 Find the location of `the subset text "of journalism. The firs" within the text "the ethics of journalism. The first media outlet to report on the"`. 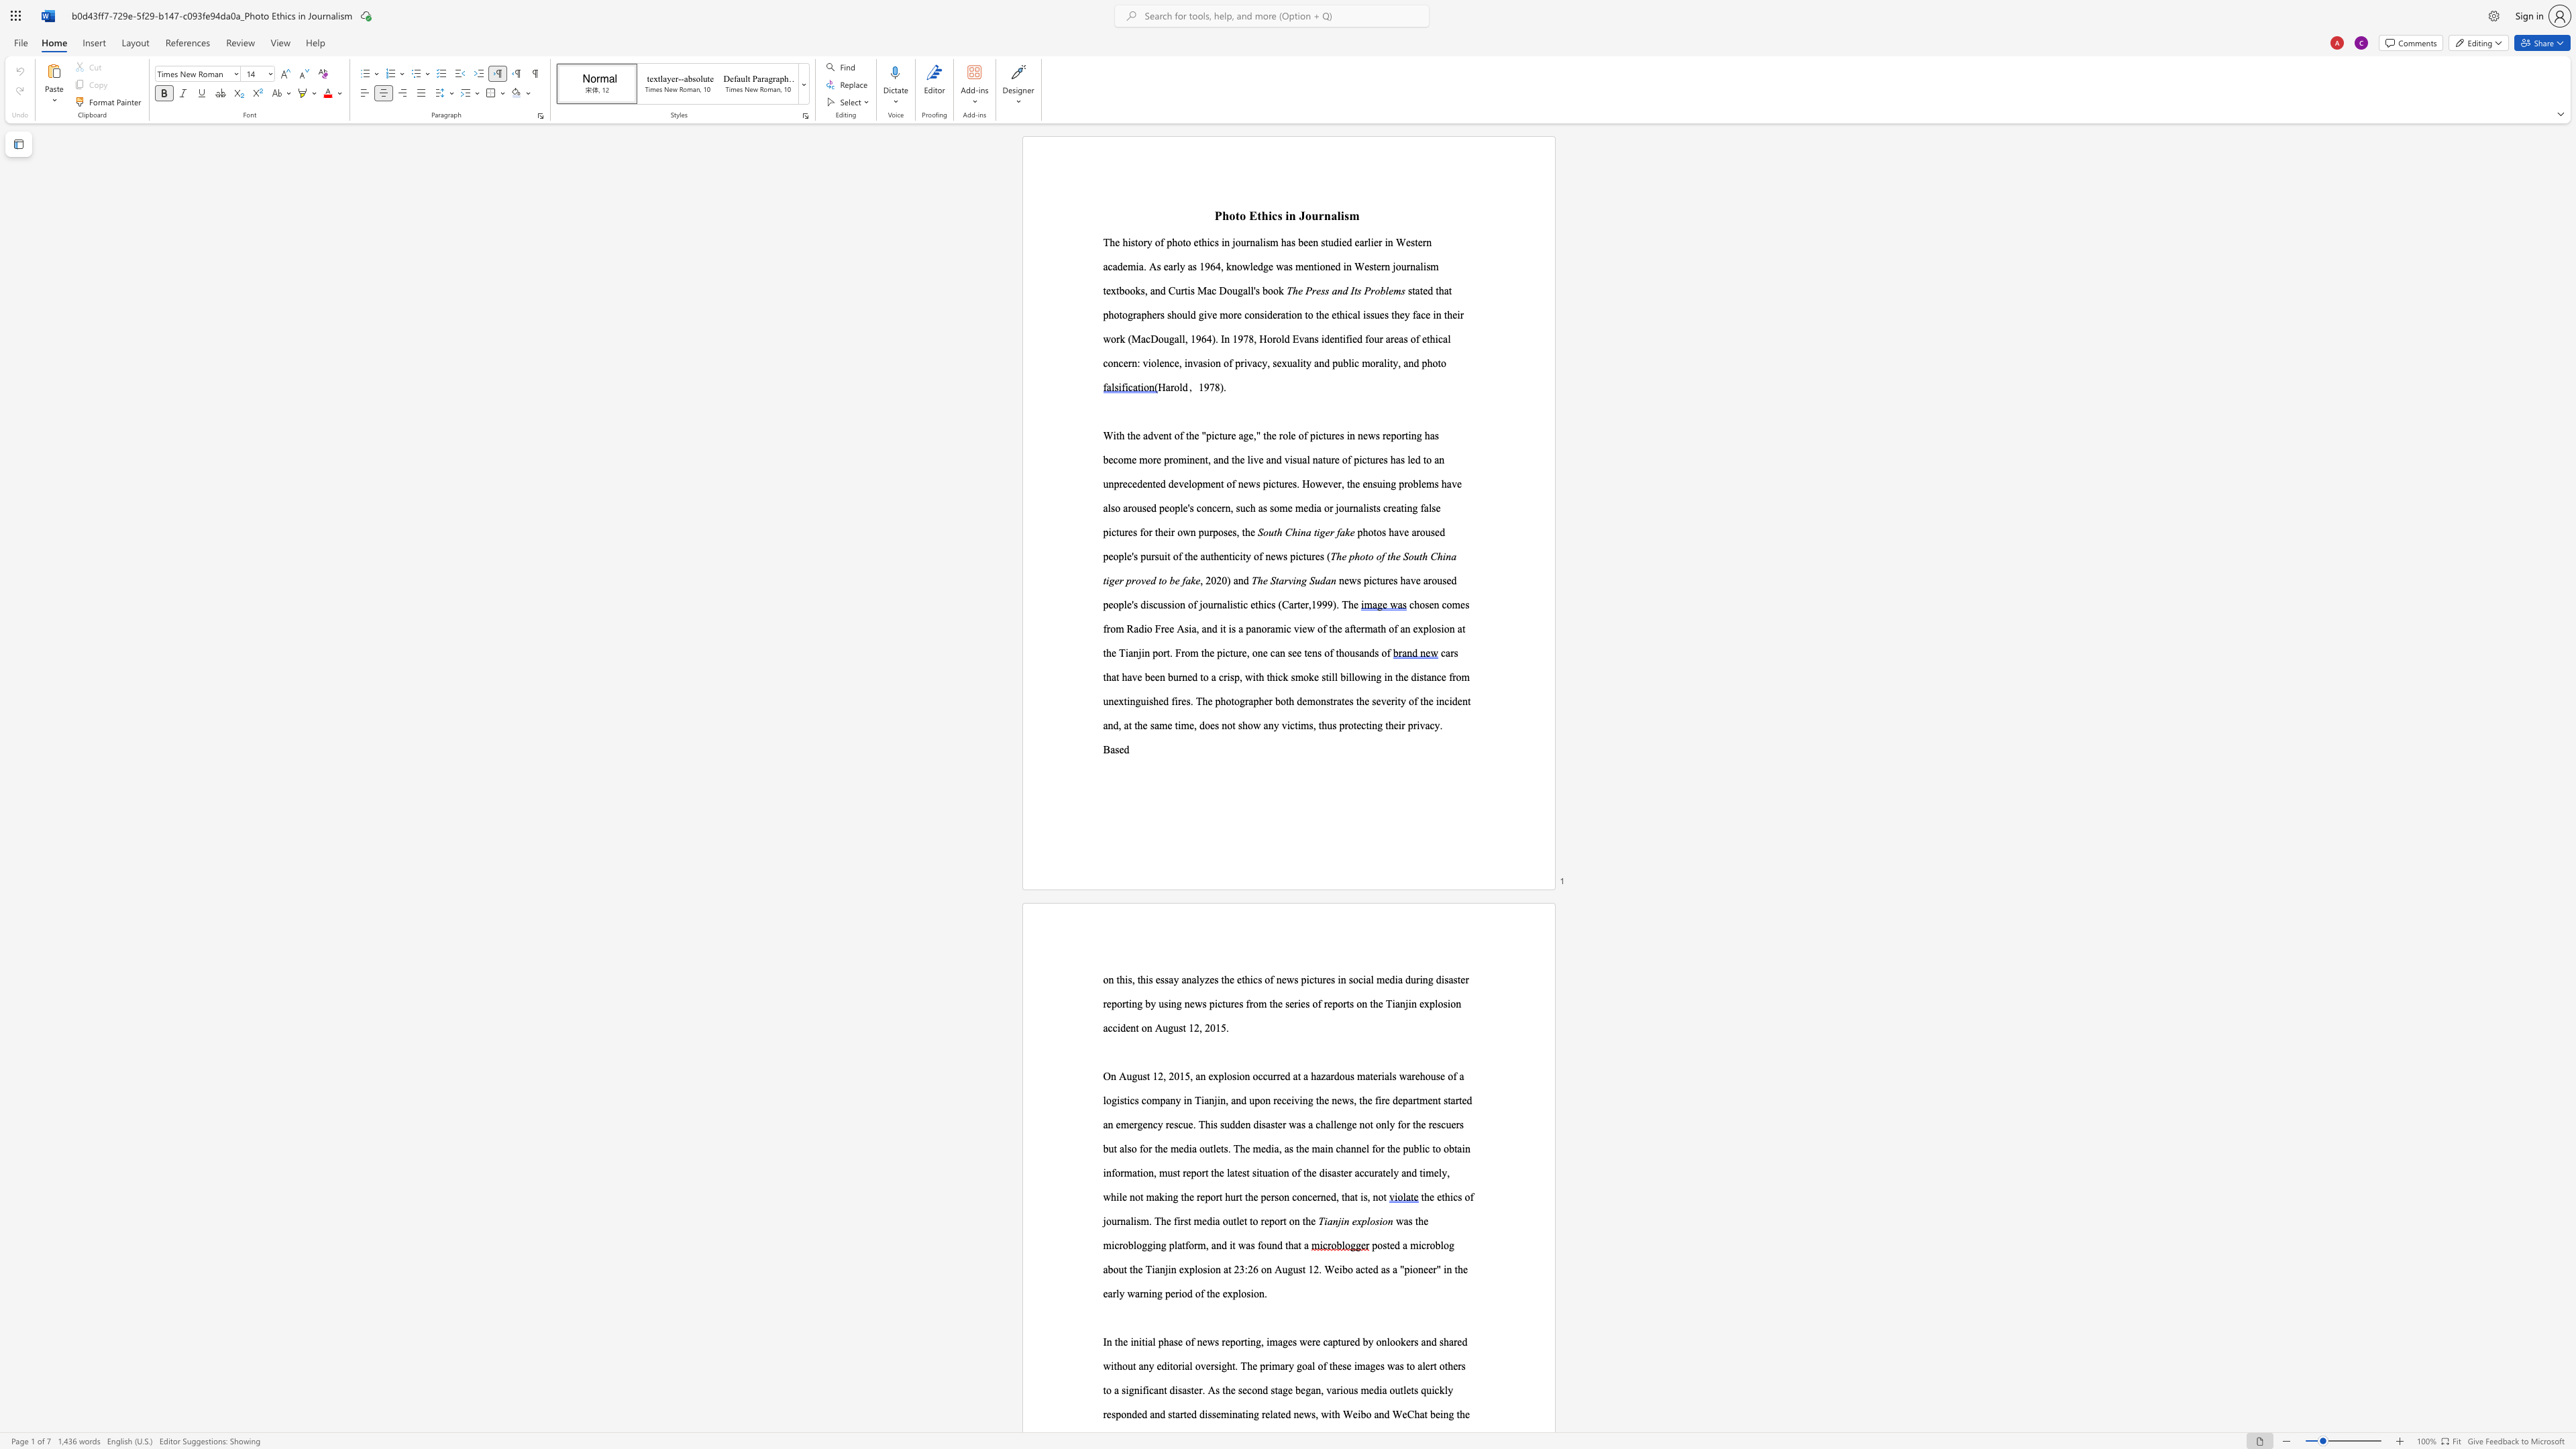

the subset text "of journalism. The firs" within the text "the ethics of journalism. The first media outlet to report on the" is located at coordinates (1464, 1195).